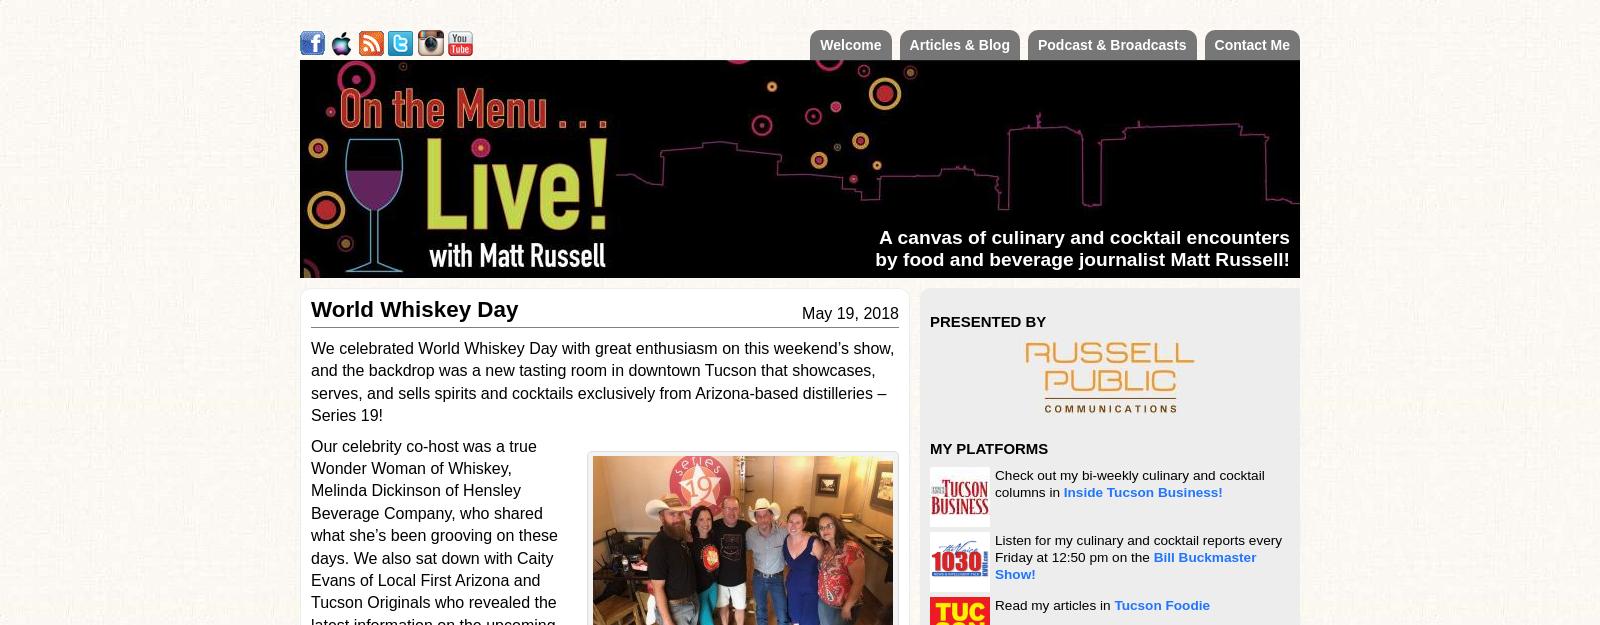 Image resolution: width=1600 pixels, height=625 pixels. Describe the element at coordinates (602, 380) in the screenshot. I see `'We celebrated World Whiskey Day with great enthusiasm on this weekend’s show, and the backdrop was a new tasting room in downtown Tucson that showcases, serves, and sells spirits and cocktails exclusively from Arizona-based distilleries – Series 19!'` at that location.